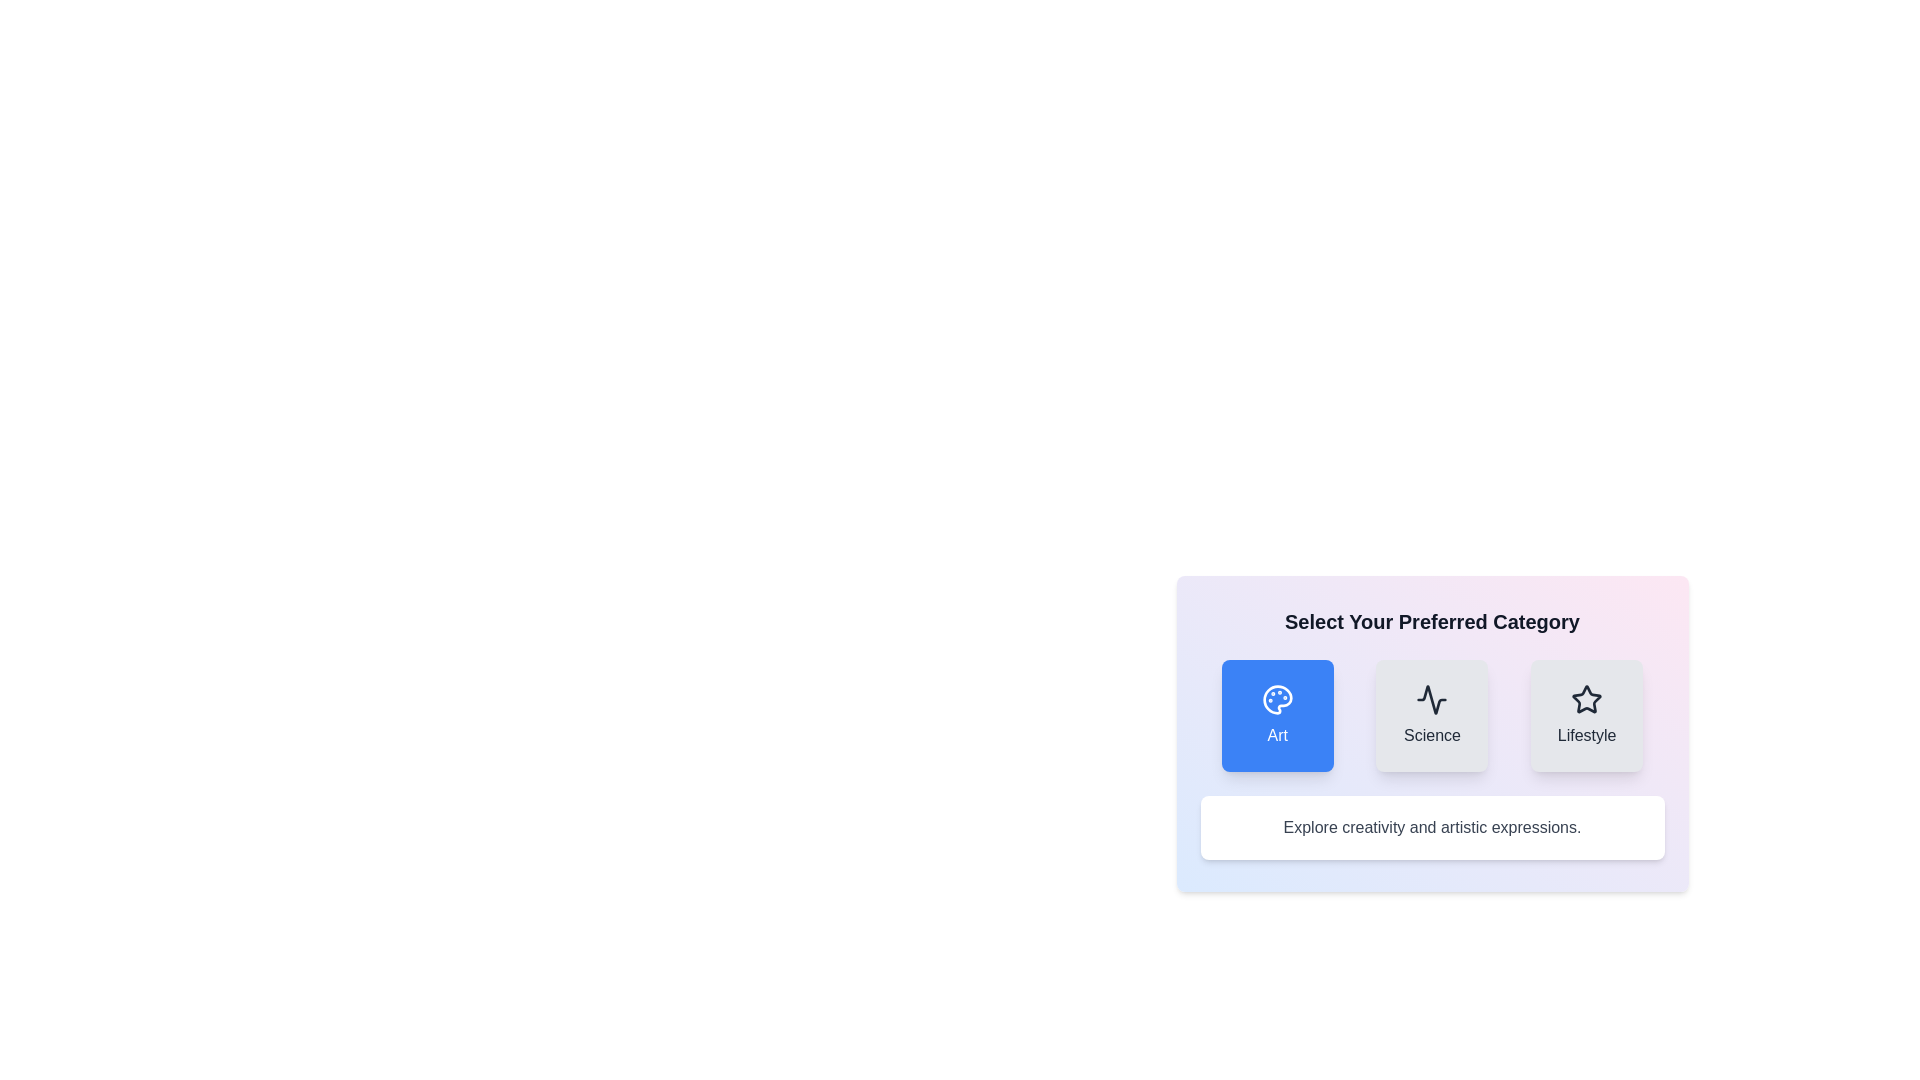 The width and height of the screenshot is (1920, 1080). I want to click on the 'Science' category button, so click(1431, 715).